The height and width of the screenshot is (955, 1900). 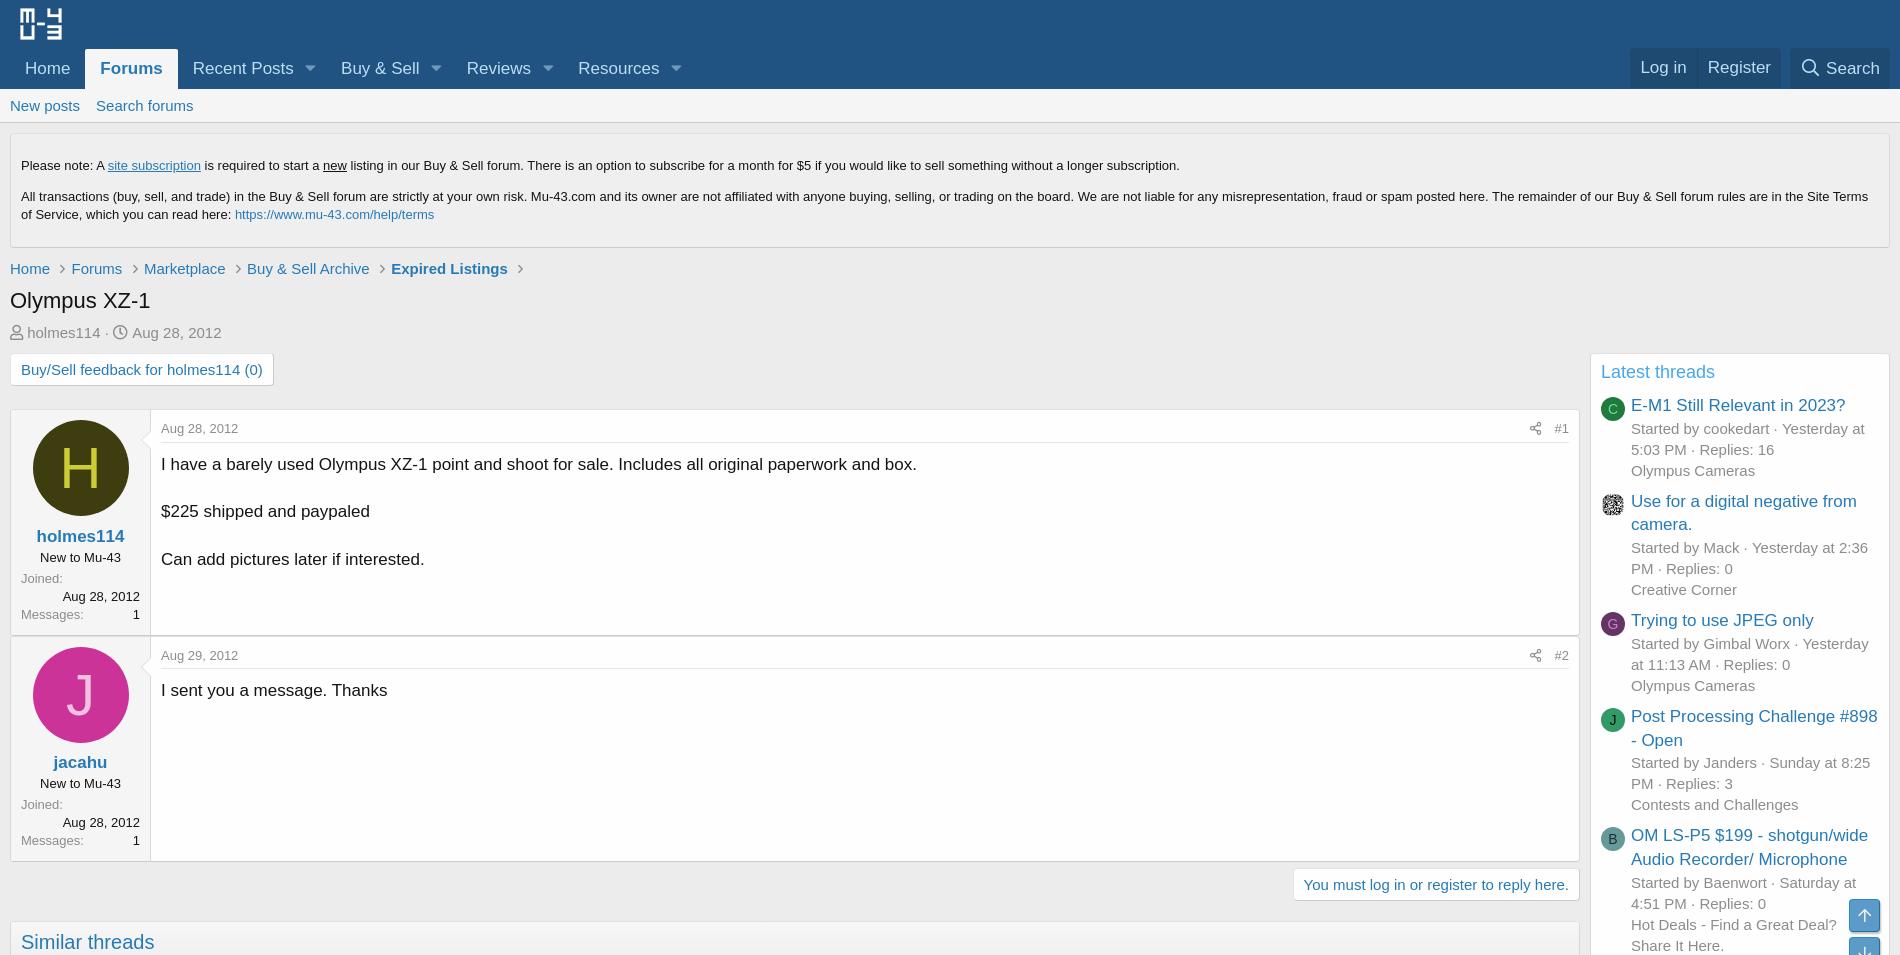 What do you see at coordinates (1748, 847) in the screenshot?
I see `'OM LS-P5 $199 - shotgun/wide Audio Recorder/ Microphone'` at bounding box center [1748, 847].